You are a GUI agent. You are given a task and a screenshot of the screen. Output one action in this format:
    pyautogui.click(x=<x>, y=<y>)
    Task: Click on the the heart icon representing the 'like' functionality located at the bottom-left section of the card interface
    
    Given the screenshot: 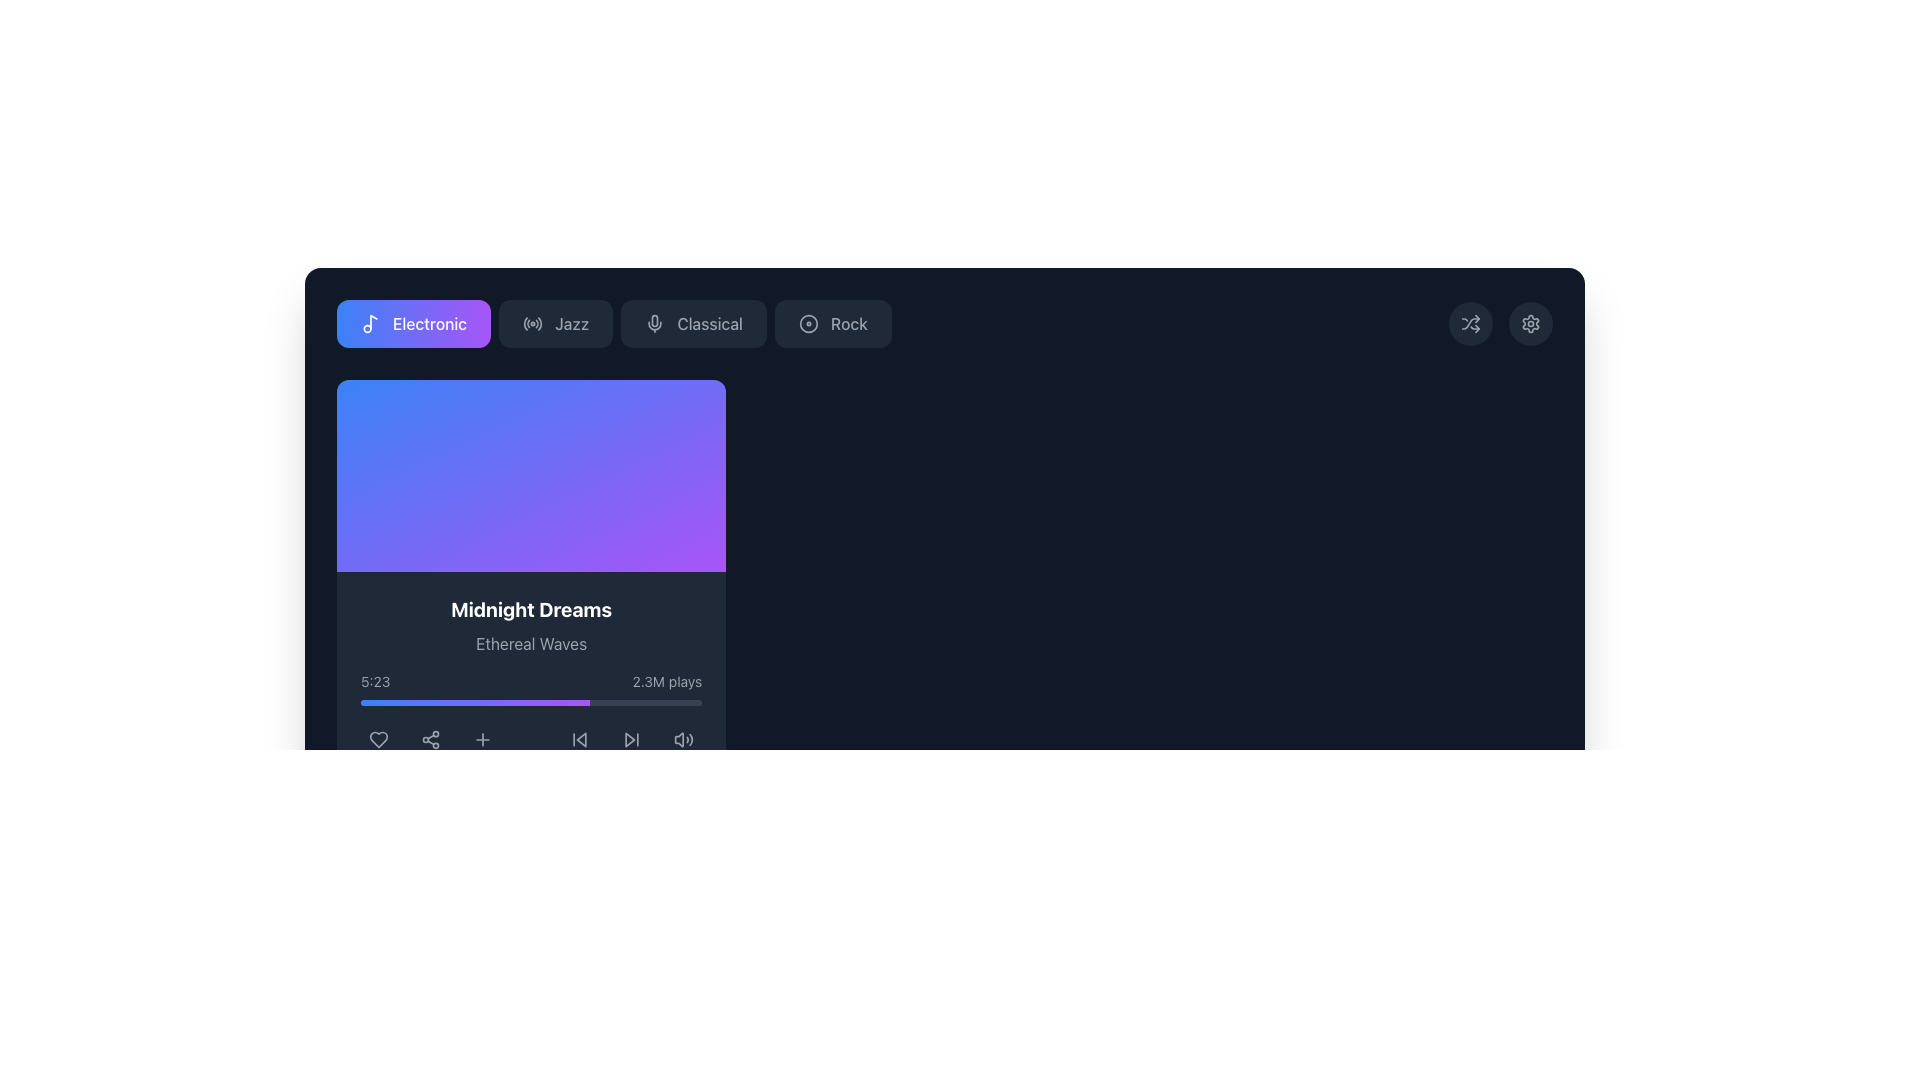 What is the action you would take?
    pyautogui.click(x=379, y=740)
    